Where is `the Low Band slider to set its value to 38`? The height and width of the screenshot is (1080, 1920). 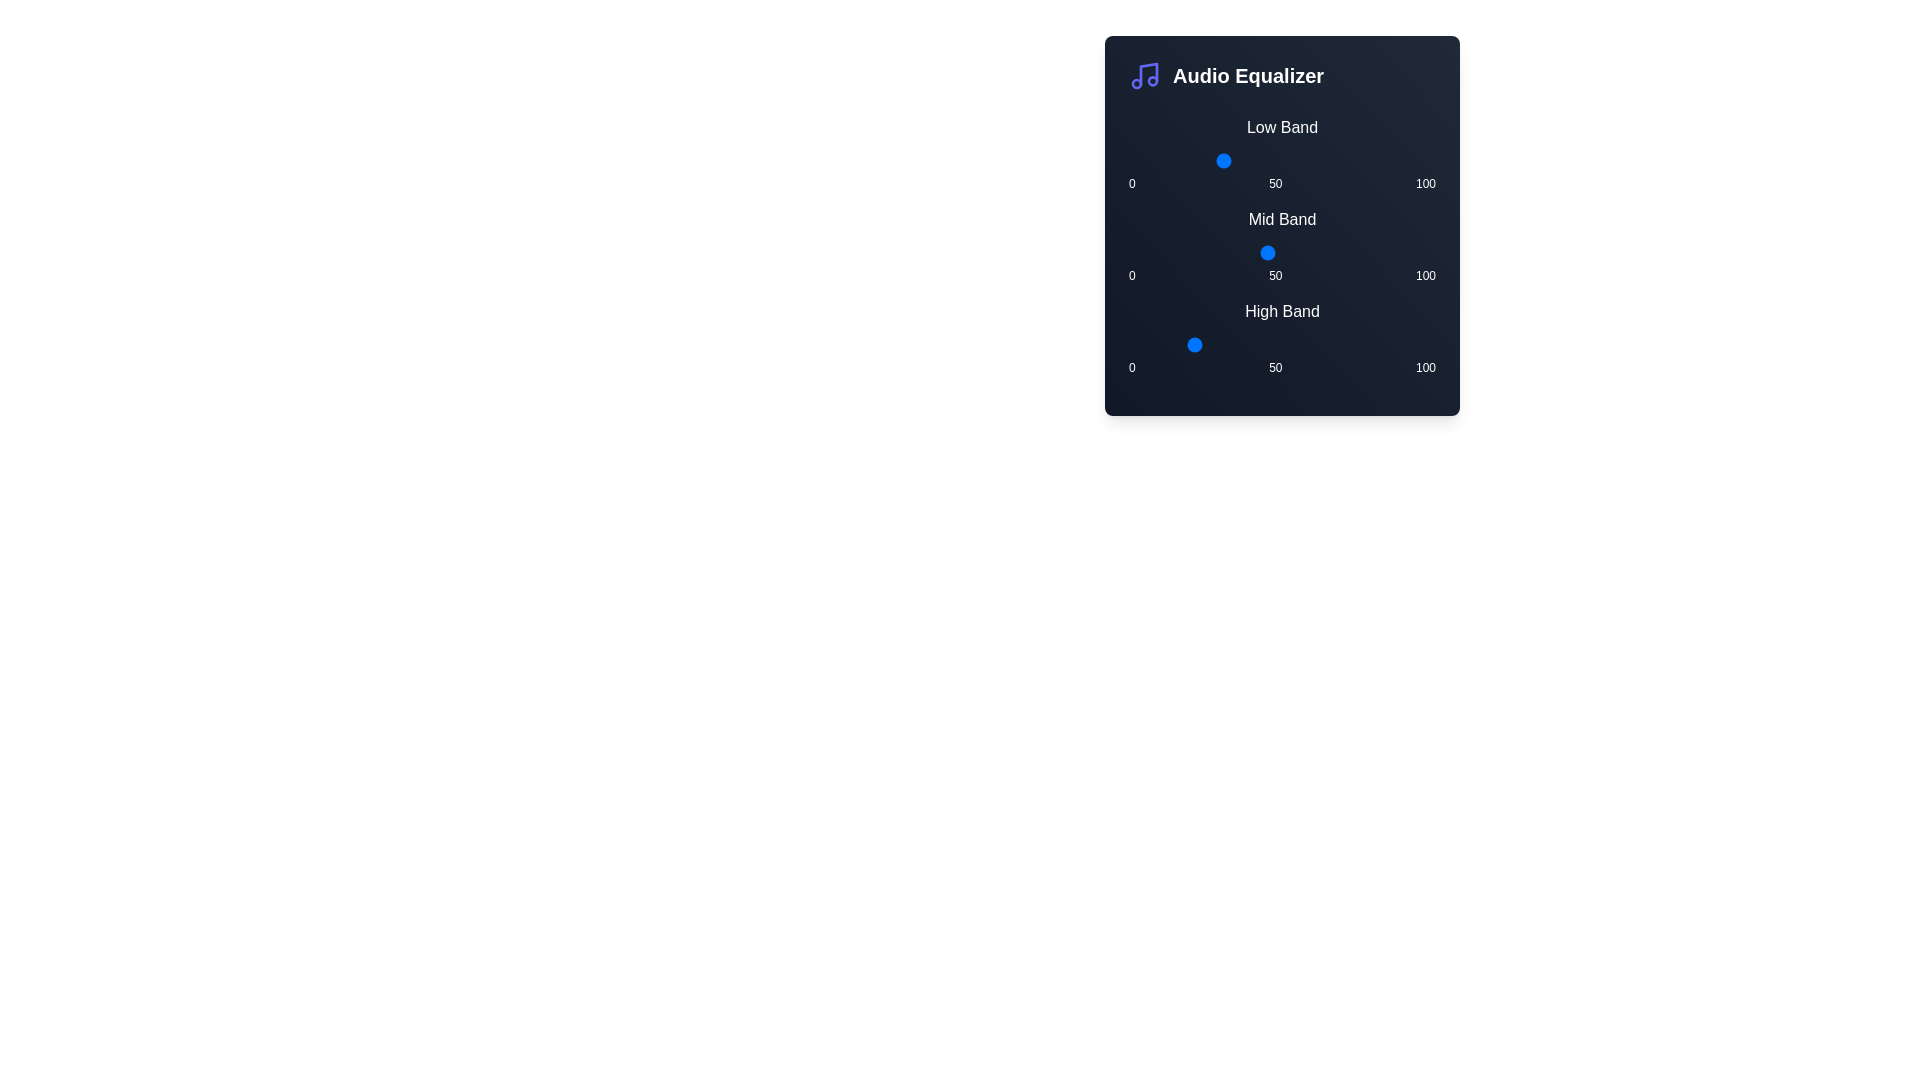
the Low Band slider to set its value to 38 is located at coordinates (1244, 160).